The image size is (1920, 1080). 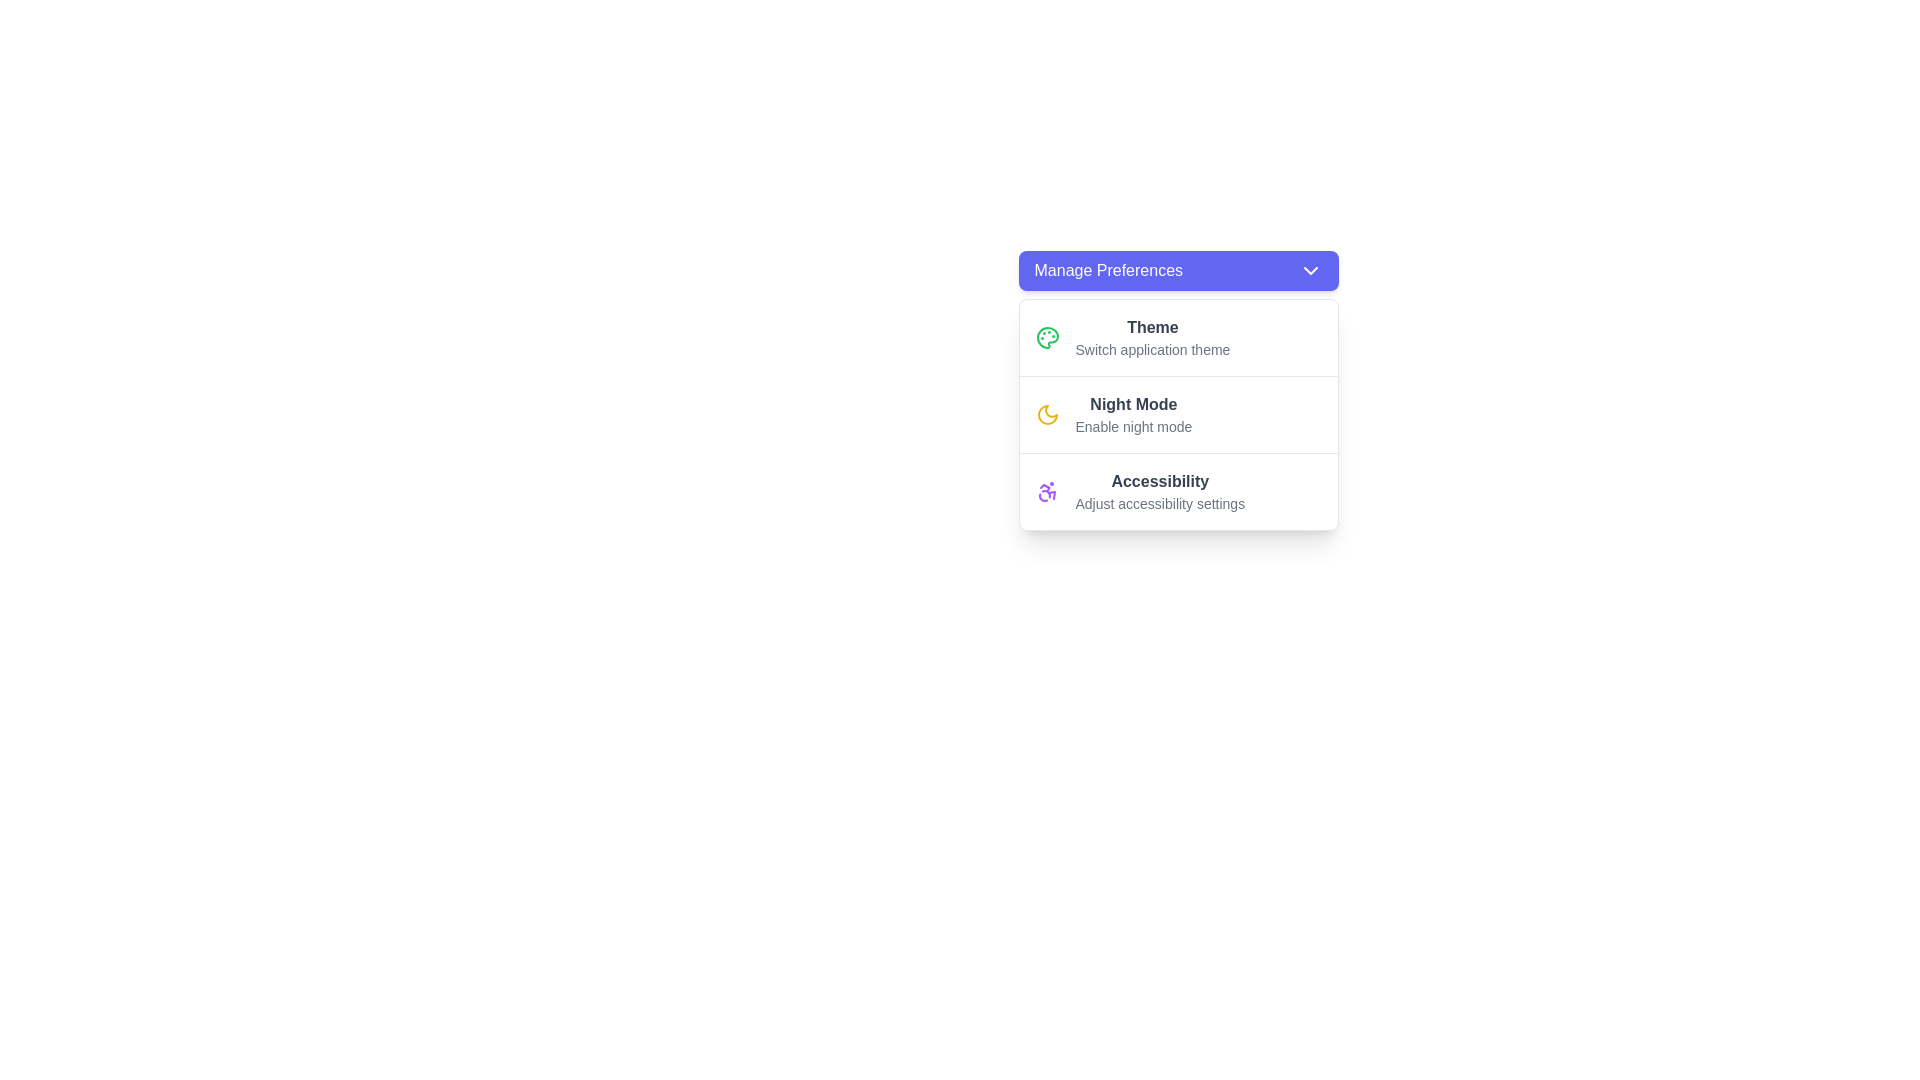 I want to click on the second option in the dropdown menu, so click(x=1178, y=413).